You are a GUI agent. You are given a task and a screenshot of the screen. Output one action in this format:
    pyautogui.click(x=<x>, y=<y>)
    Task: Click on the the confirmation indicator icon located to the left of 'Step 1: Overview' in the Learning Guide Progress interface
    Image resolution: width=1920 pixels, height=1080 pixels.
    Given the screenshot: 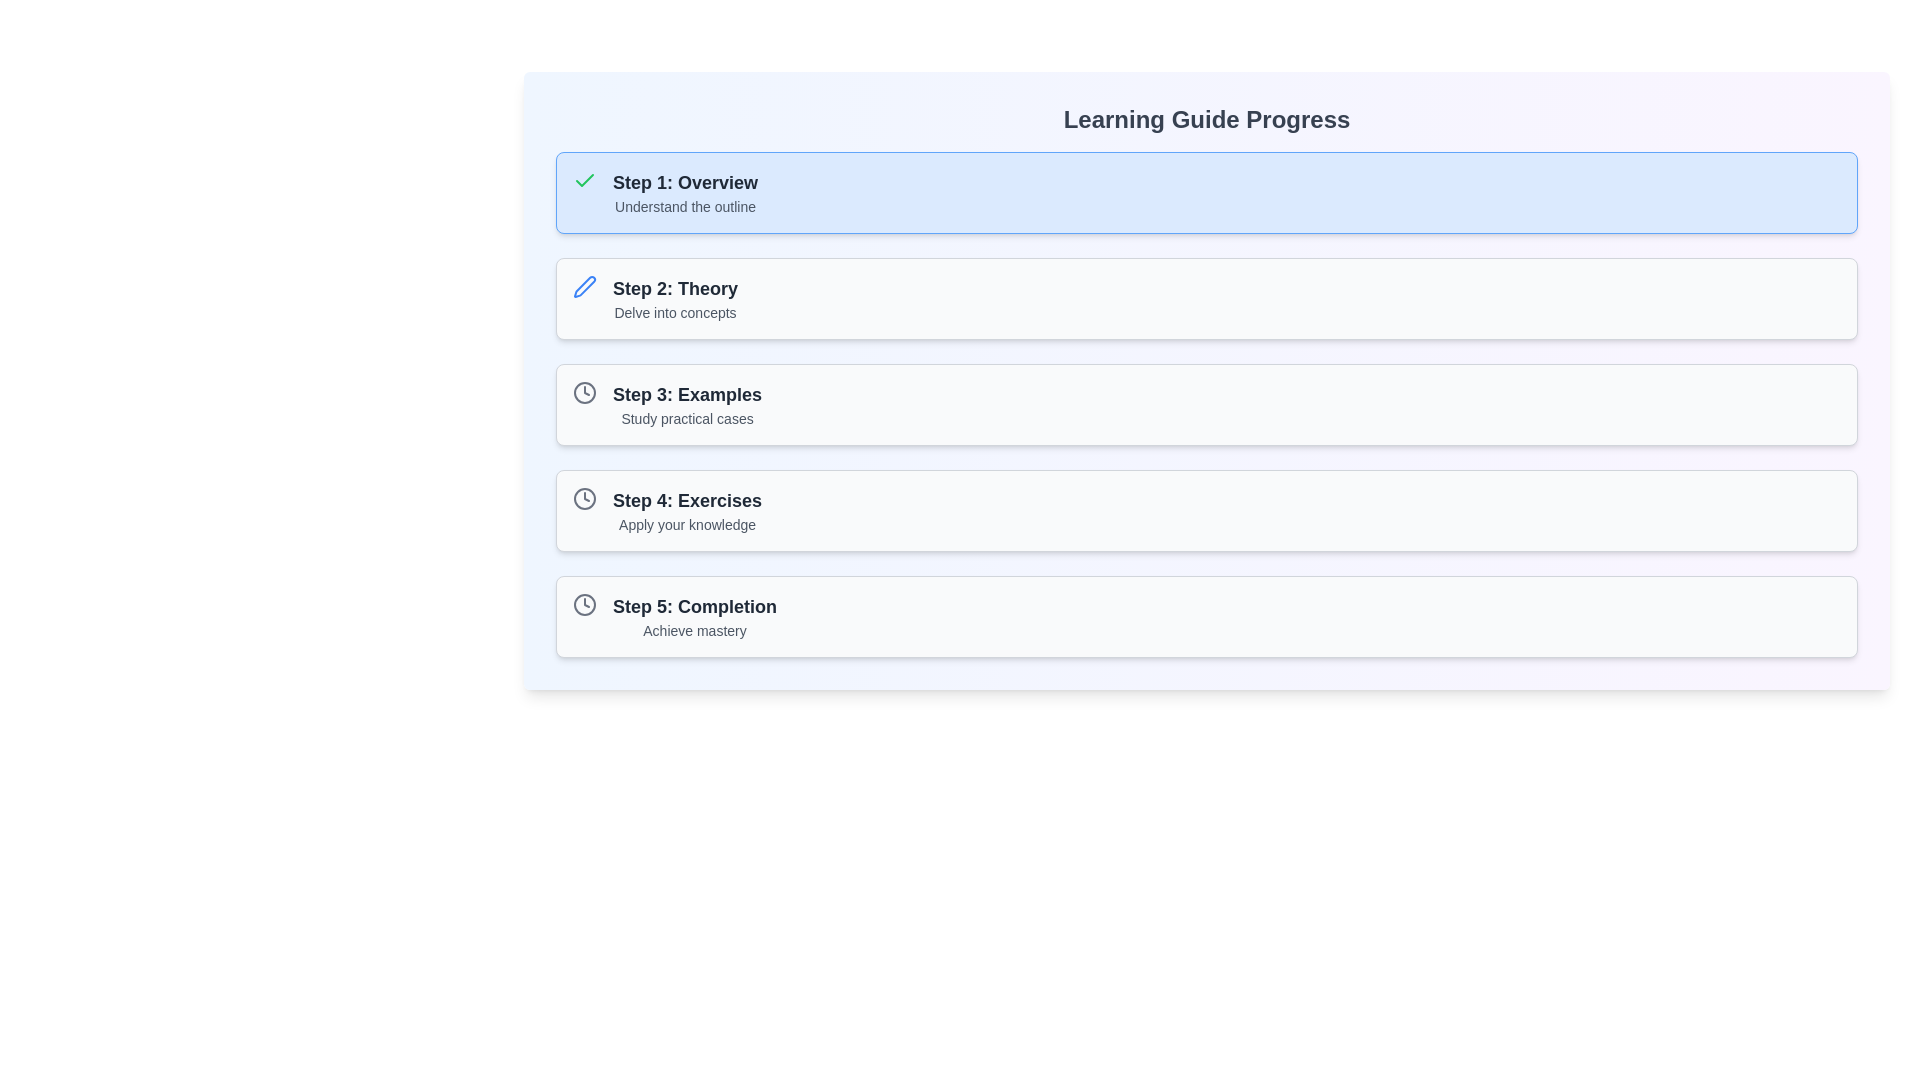 What is the action you would take?
    pyautogui.click(x=584, y=180)
    